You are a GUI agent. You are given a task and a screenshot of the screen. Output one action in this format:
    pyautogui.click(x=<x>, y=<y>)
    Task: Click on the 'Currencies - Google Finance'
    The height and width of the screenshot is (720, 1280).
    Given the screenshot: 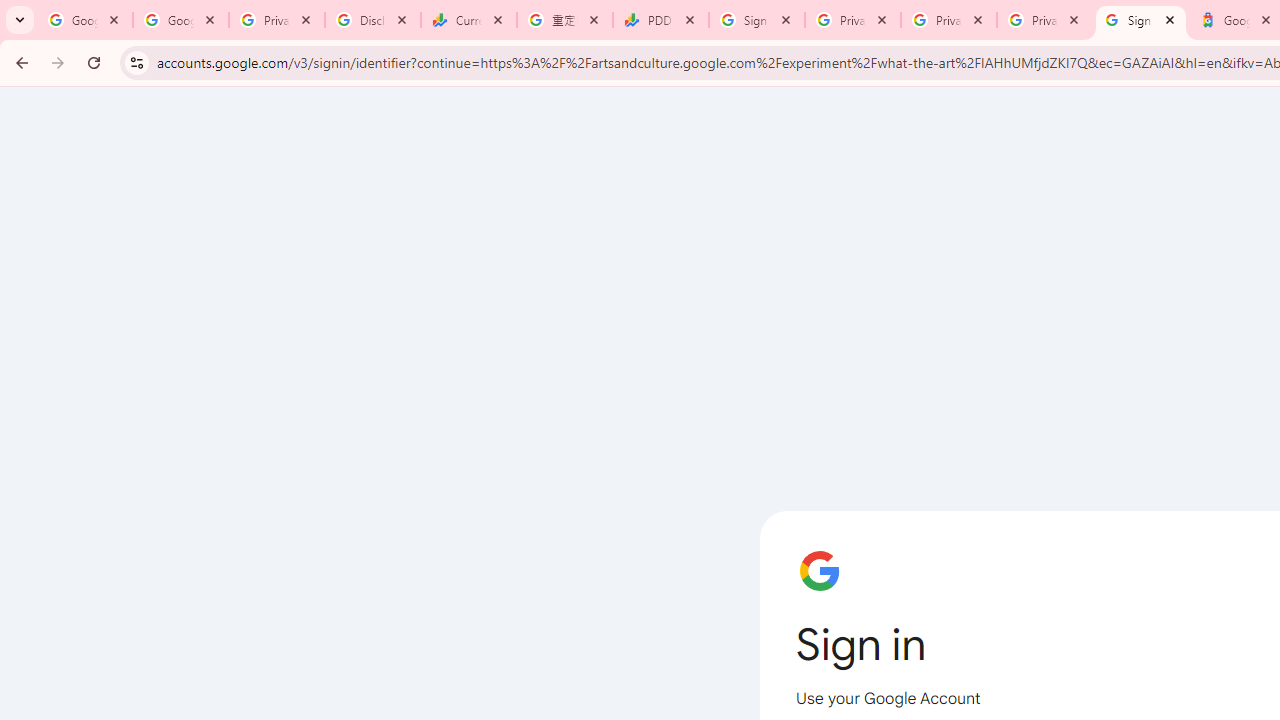 What is the action you would take?
    pyautogui.click(x=468, y=20)
    